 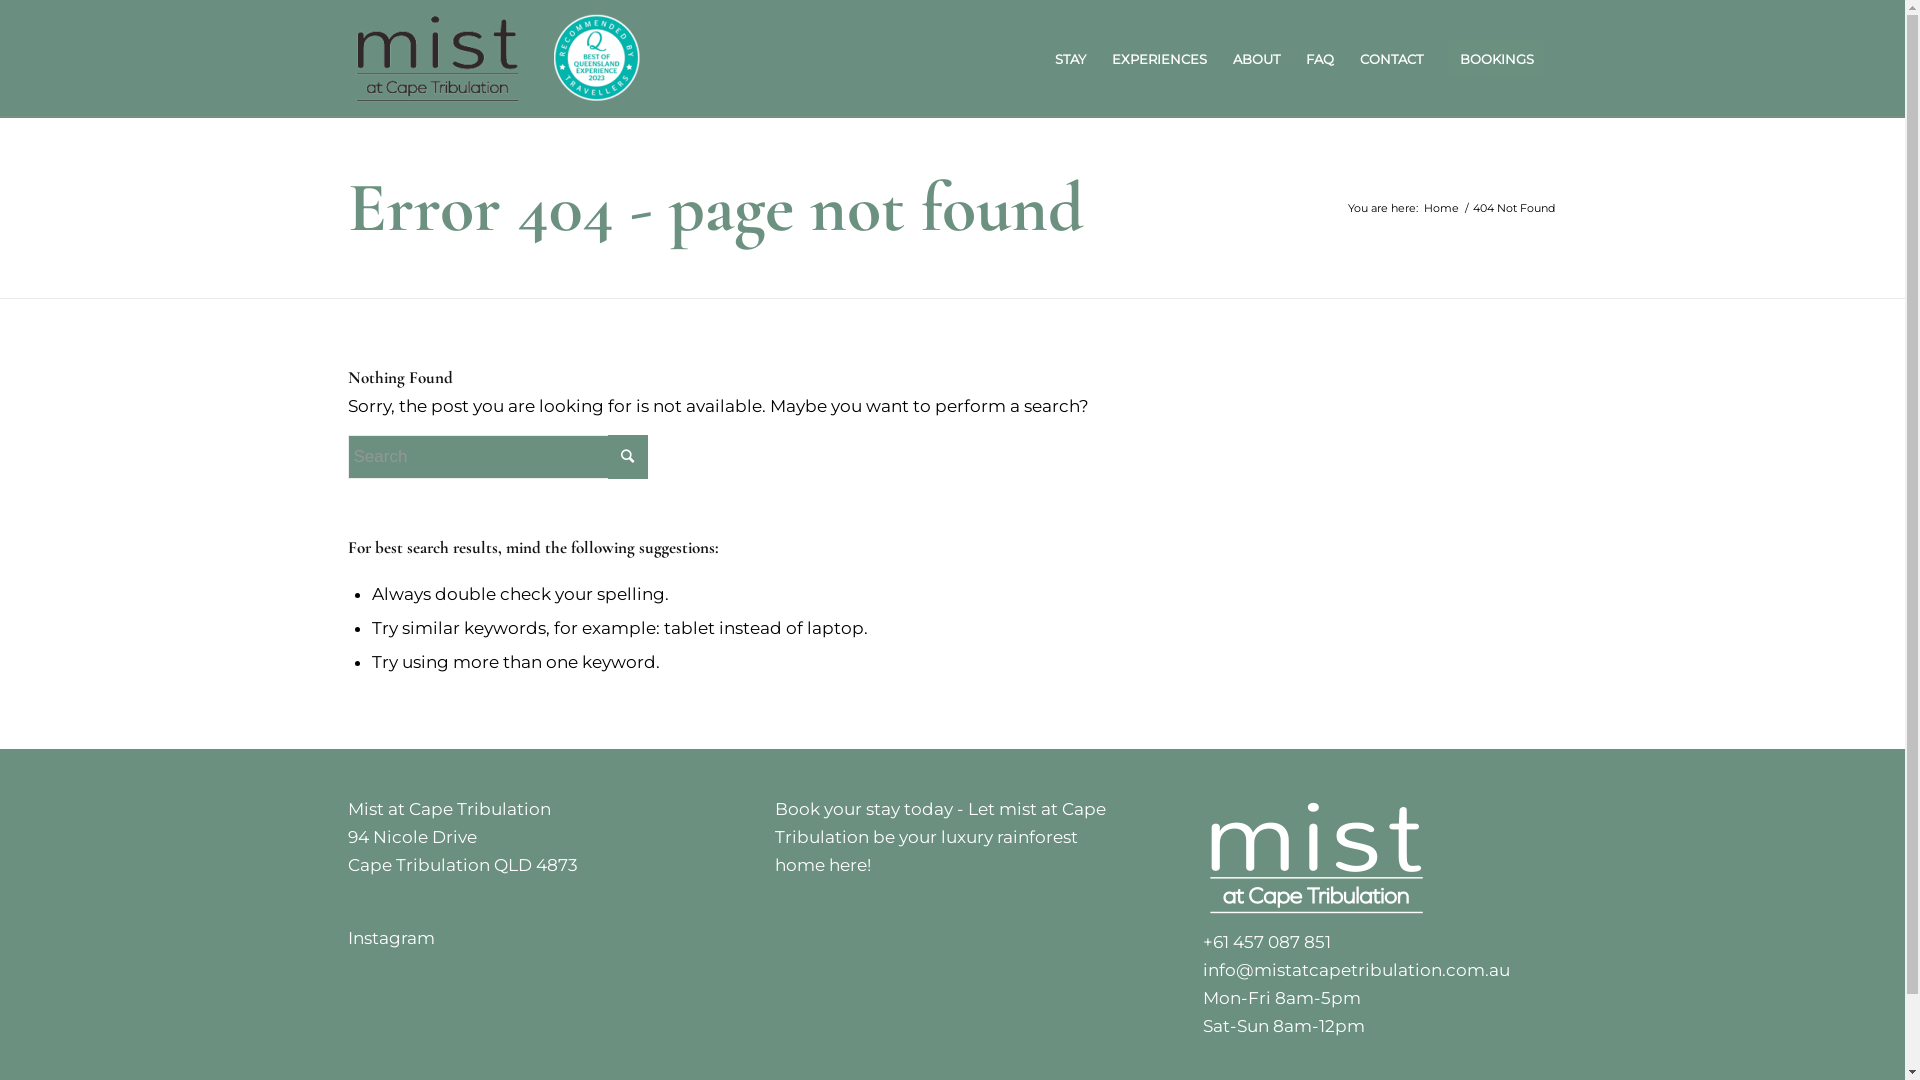 I want to click on 'CONTACT', so click(x=1389, y=57).